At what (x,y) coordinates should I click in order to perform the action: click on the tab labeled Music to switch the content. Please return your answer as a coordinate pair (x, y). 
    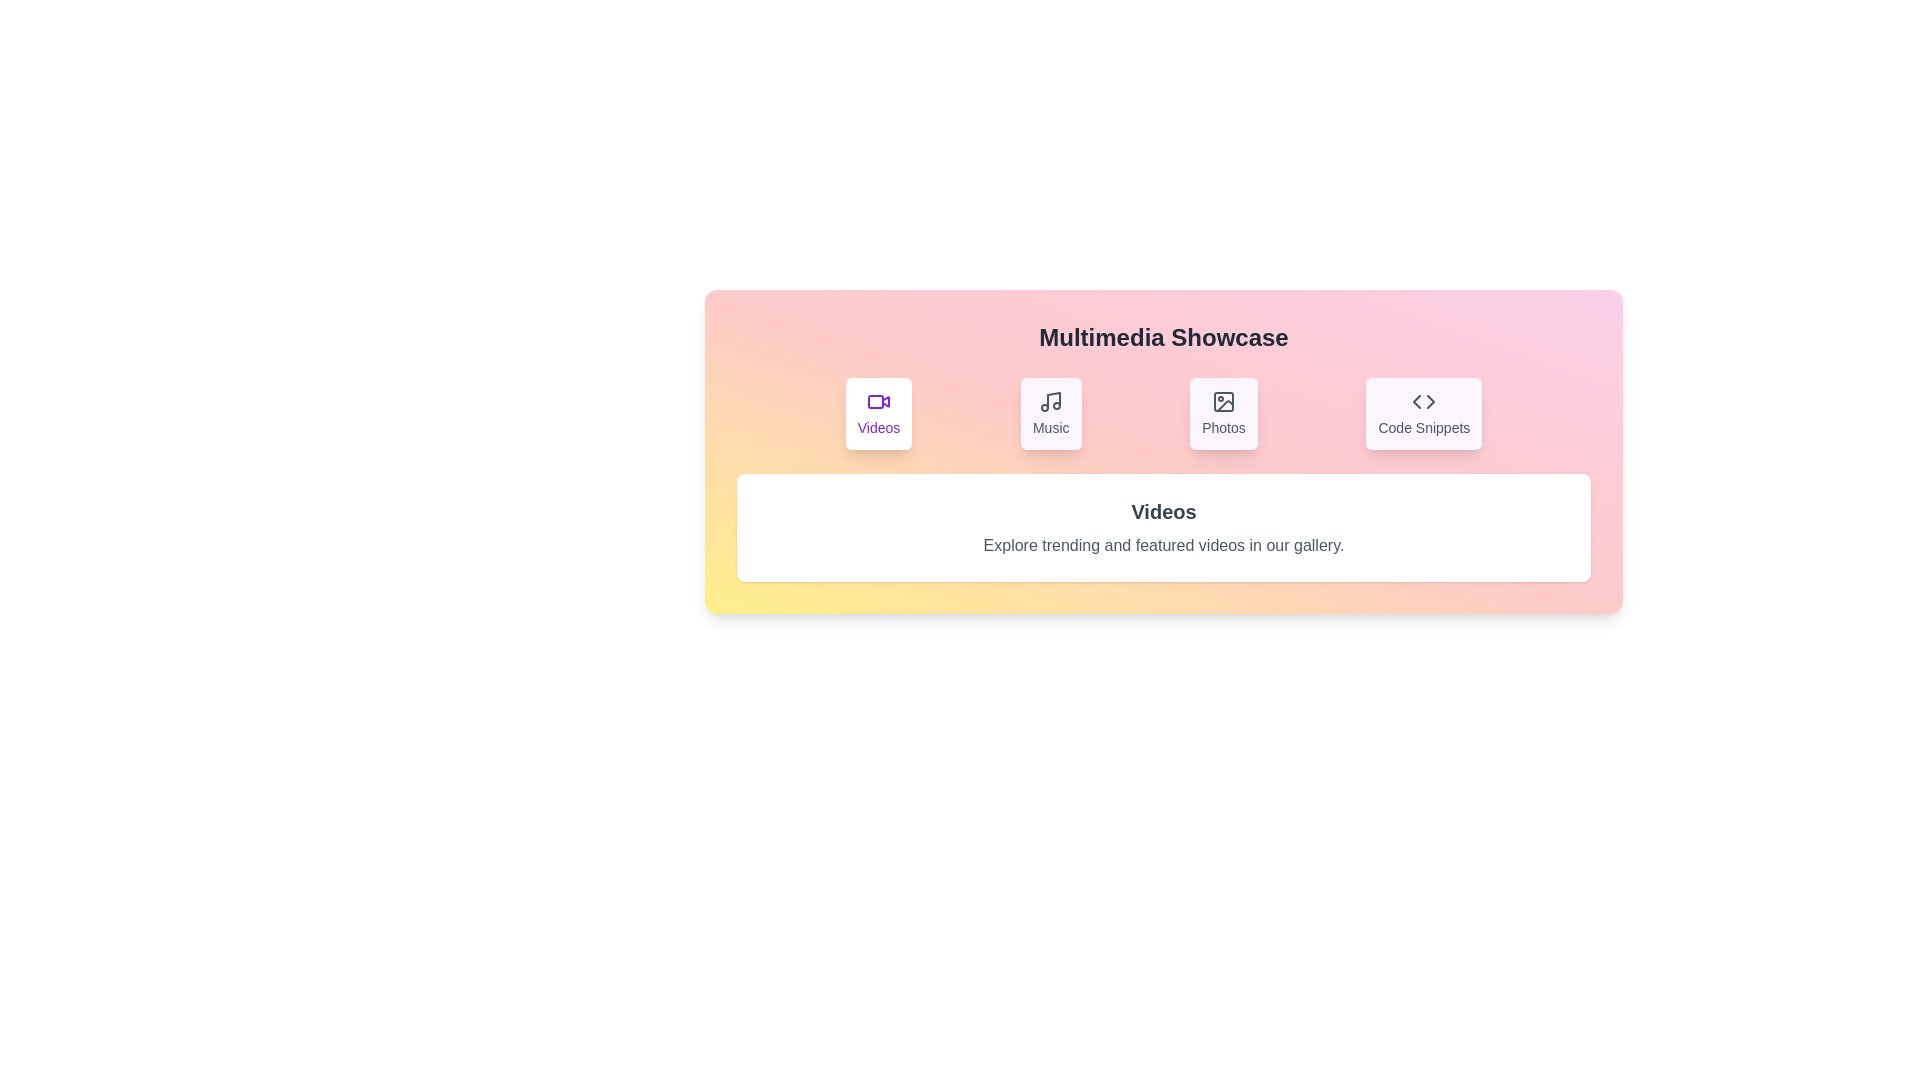
    Looking at the image, I should click on (1050, 412).